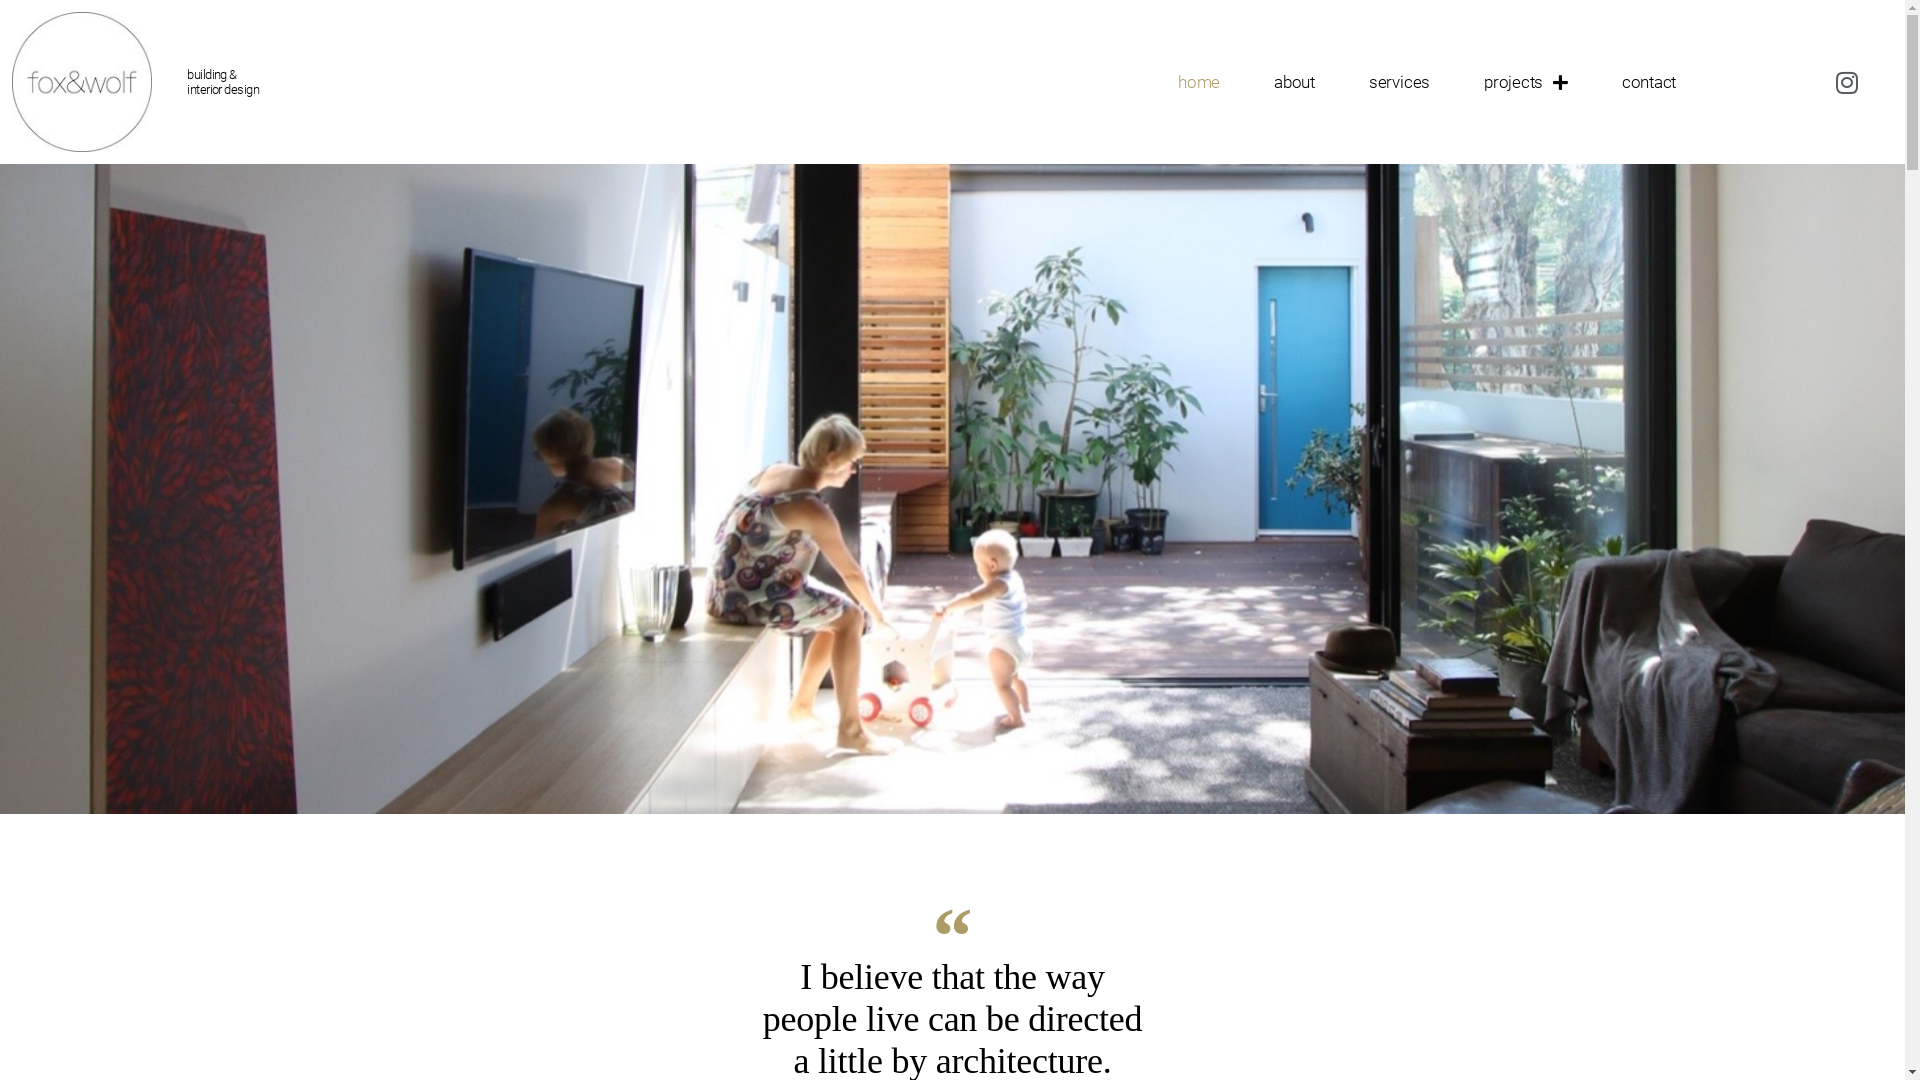 This screenshot has height=1080, width=1920. I want to click on 'home', so click(1199, 80).